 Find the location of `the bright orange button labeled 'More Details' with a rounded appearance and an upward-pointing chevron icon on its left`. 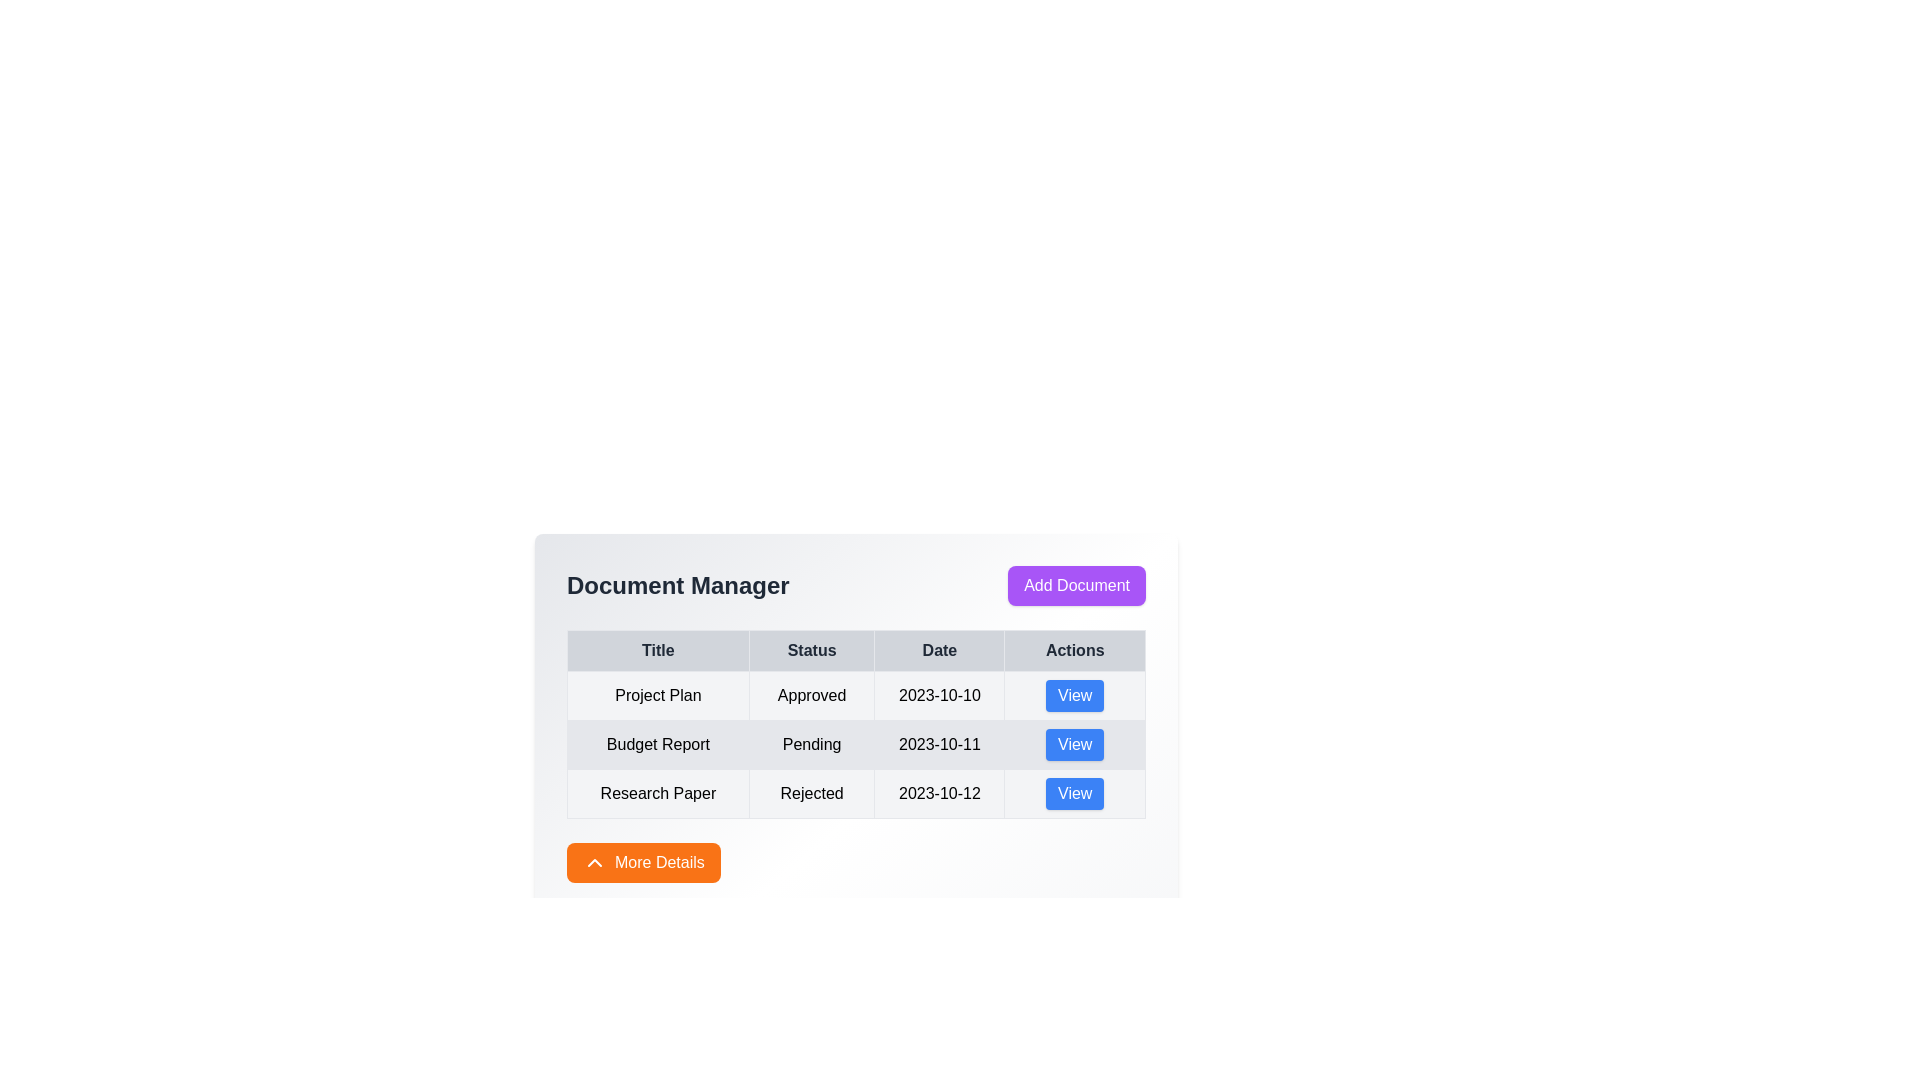

the bright orange button labeled 'More Details' with a rounded appearance and an upward-pointing chevron icon on its left is located at coordinates (643, 862).